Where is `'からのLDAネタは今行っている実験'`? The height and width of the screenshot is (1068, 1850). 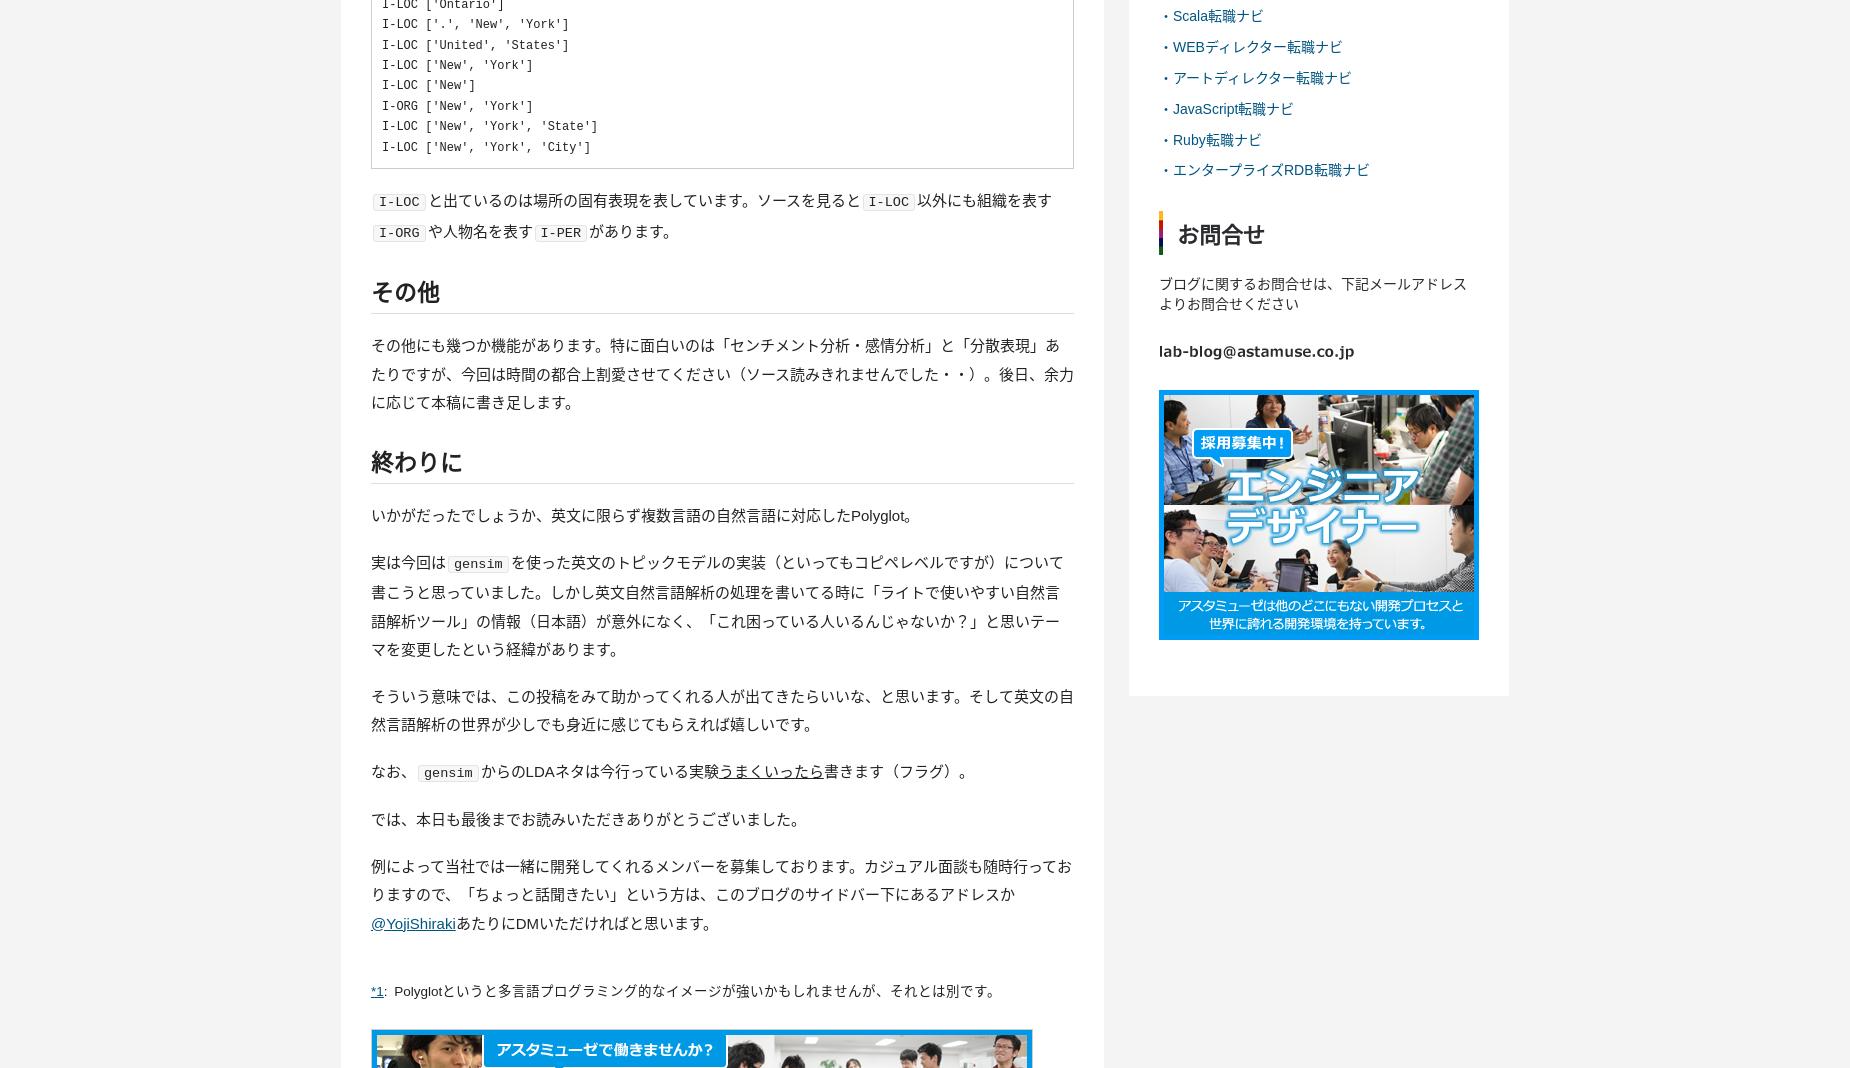 'からのLDAネタは今行っている実験' is located at coordinates (599, 770).